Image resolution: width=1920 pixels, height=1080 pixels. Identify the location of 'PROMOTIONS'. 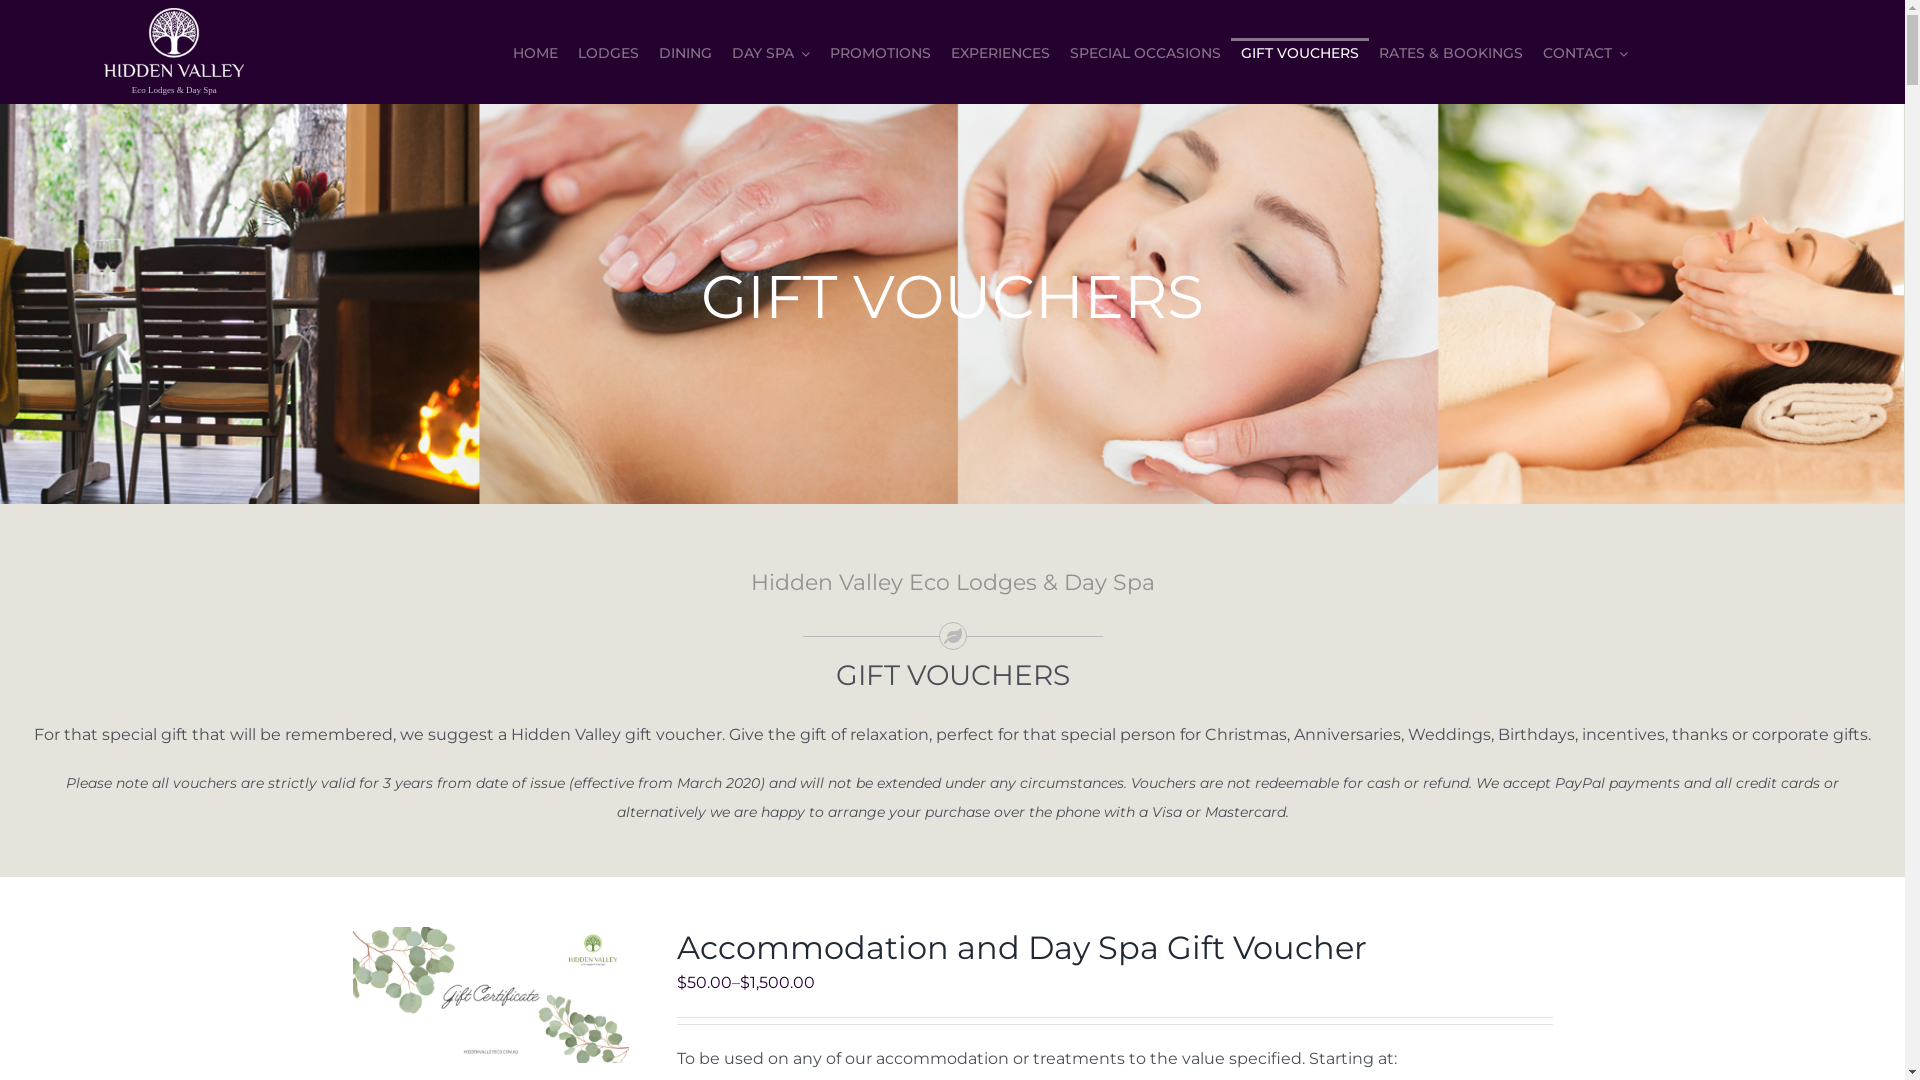
(820, 50).